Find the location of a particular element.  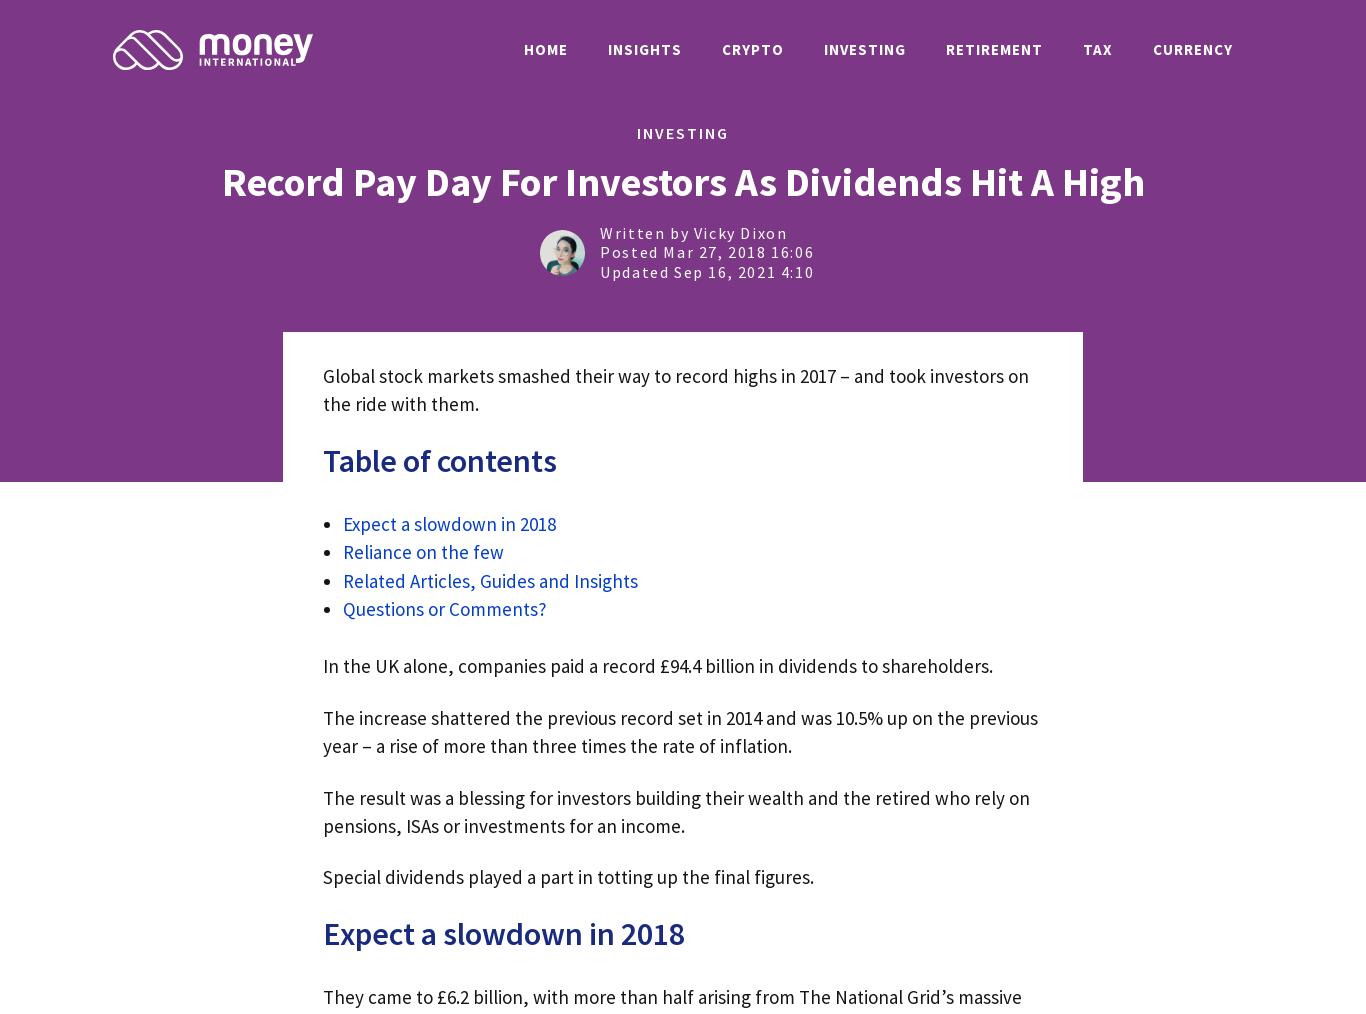

'In the UK alone, companies paid a record £94.4 billion in dividends to shareholders.' is located at coordinates (657, 665).